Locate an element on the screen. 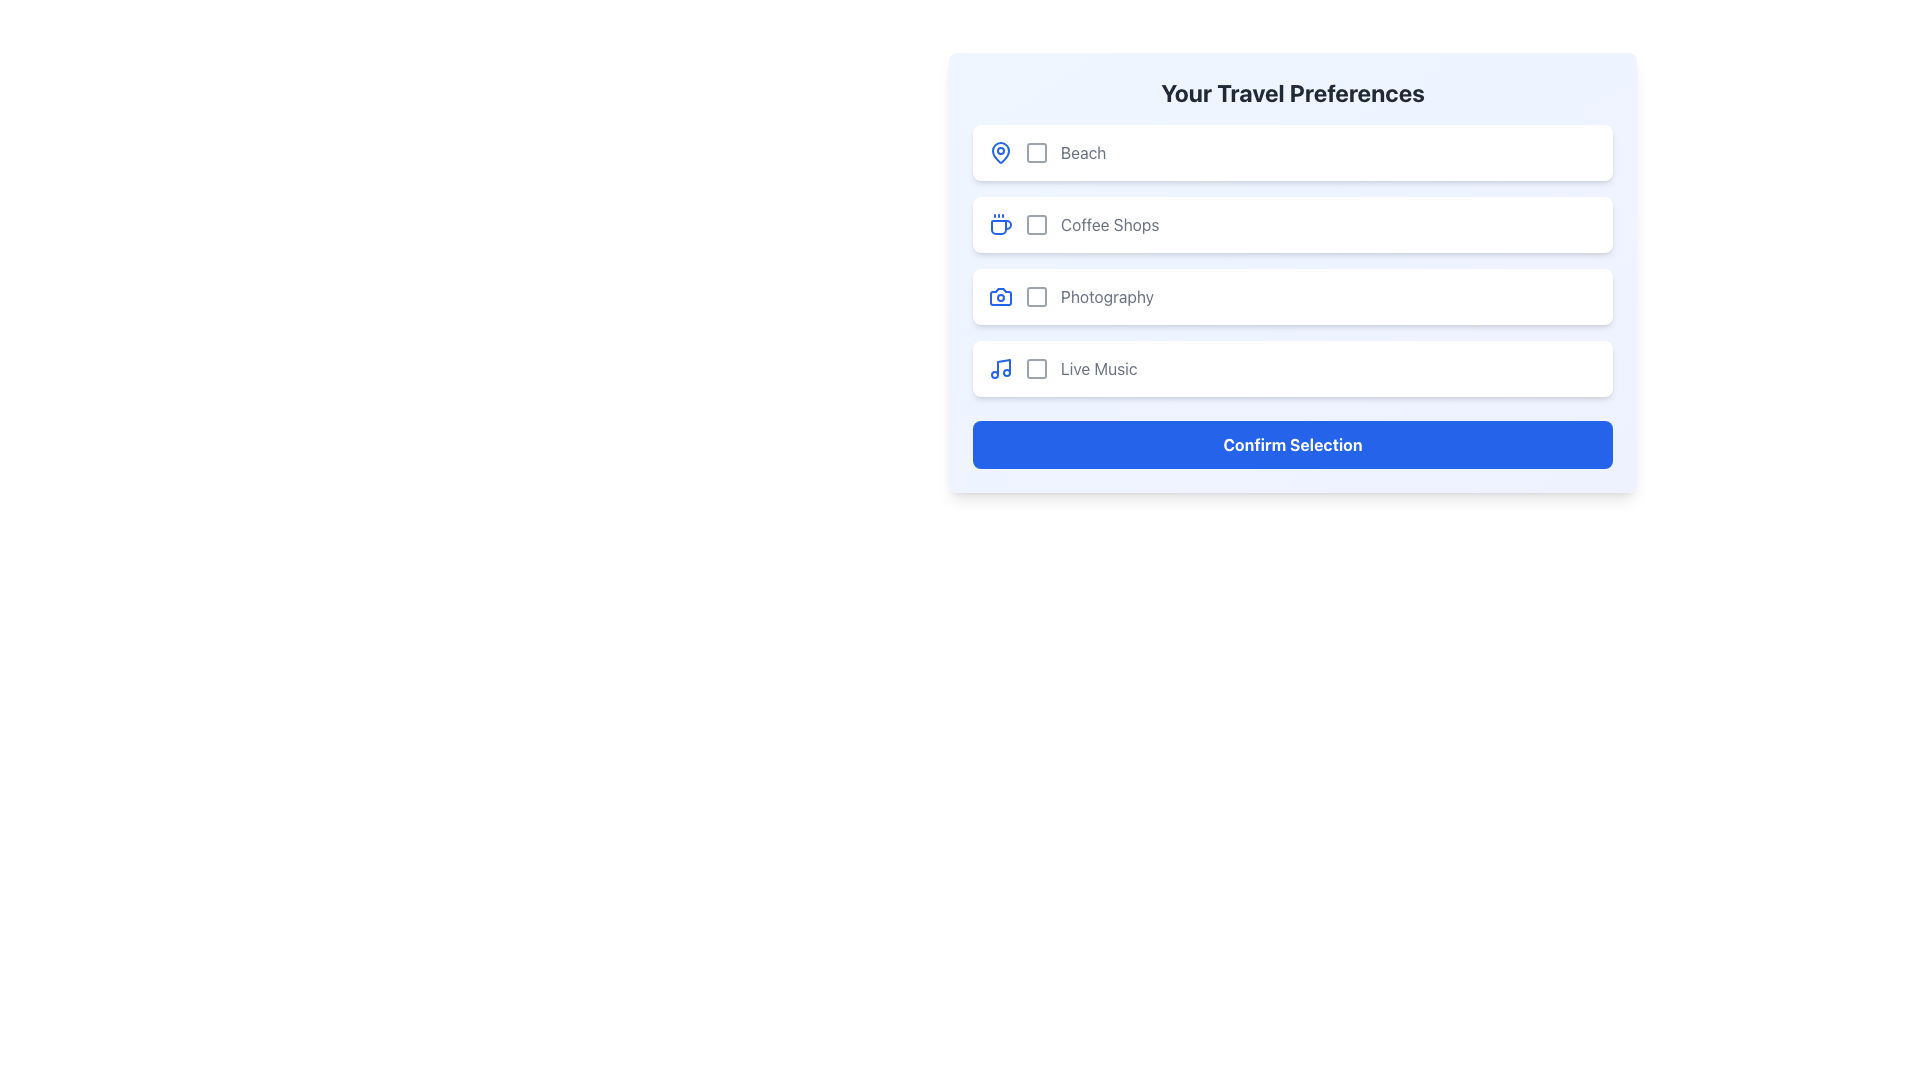  the checkbox in the 'Live Music' selectable option within the 'Your Travel Preferences' section is located at coordinates (1292, 369).